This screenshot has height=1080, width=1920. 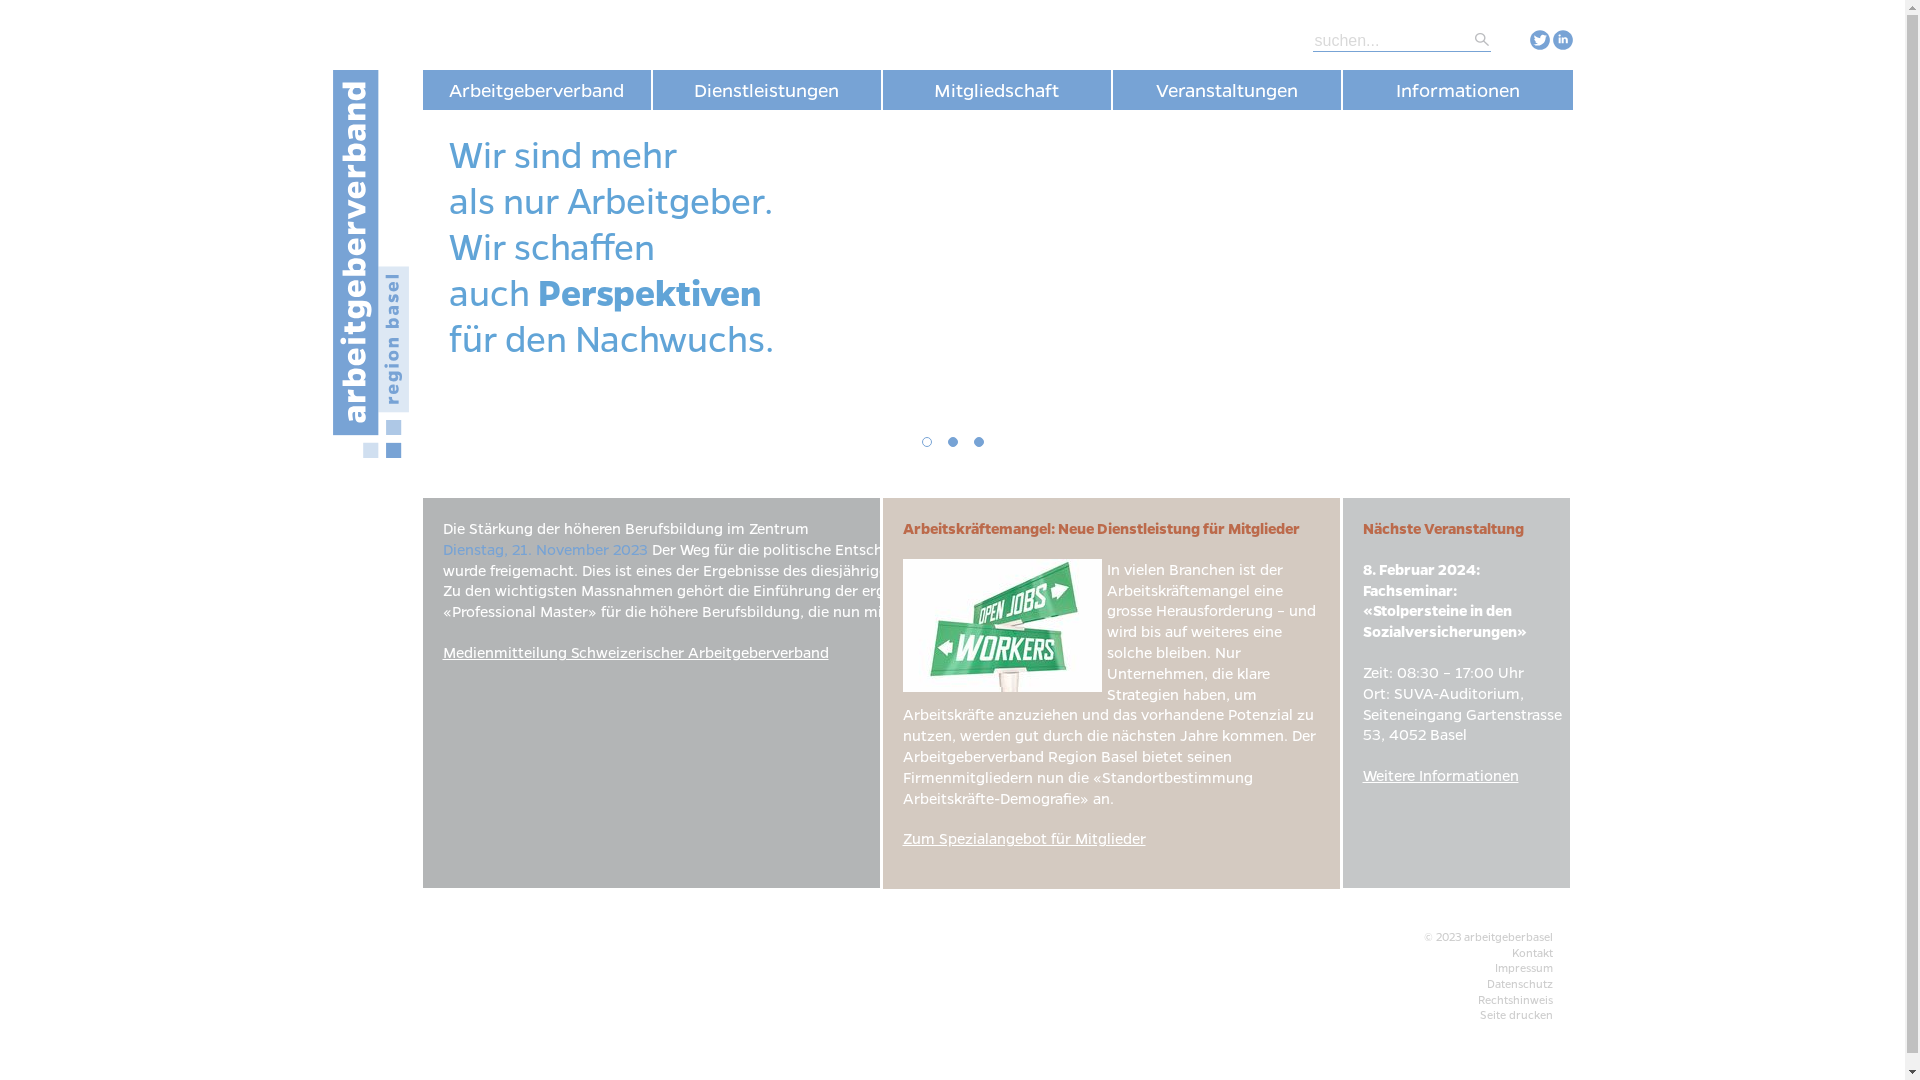 I want to click on 'Medienmitteilung Schweizerischer Arbeitgeberverband', so click(x=633, y=651).